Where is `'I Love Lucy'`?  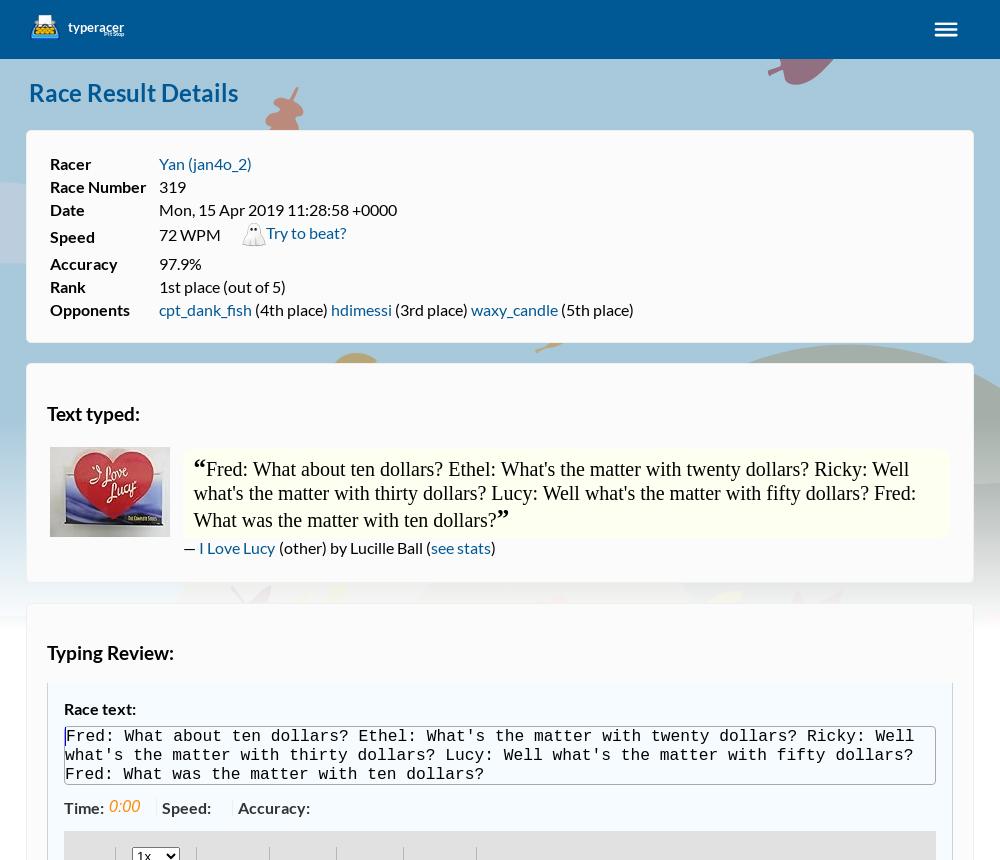
'I Love Lucy' is located at coordinates (198, 546).